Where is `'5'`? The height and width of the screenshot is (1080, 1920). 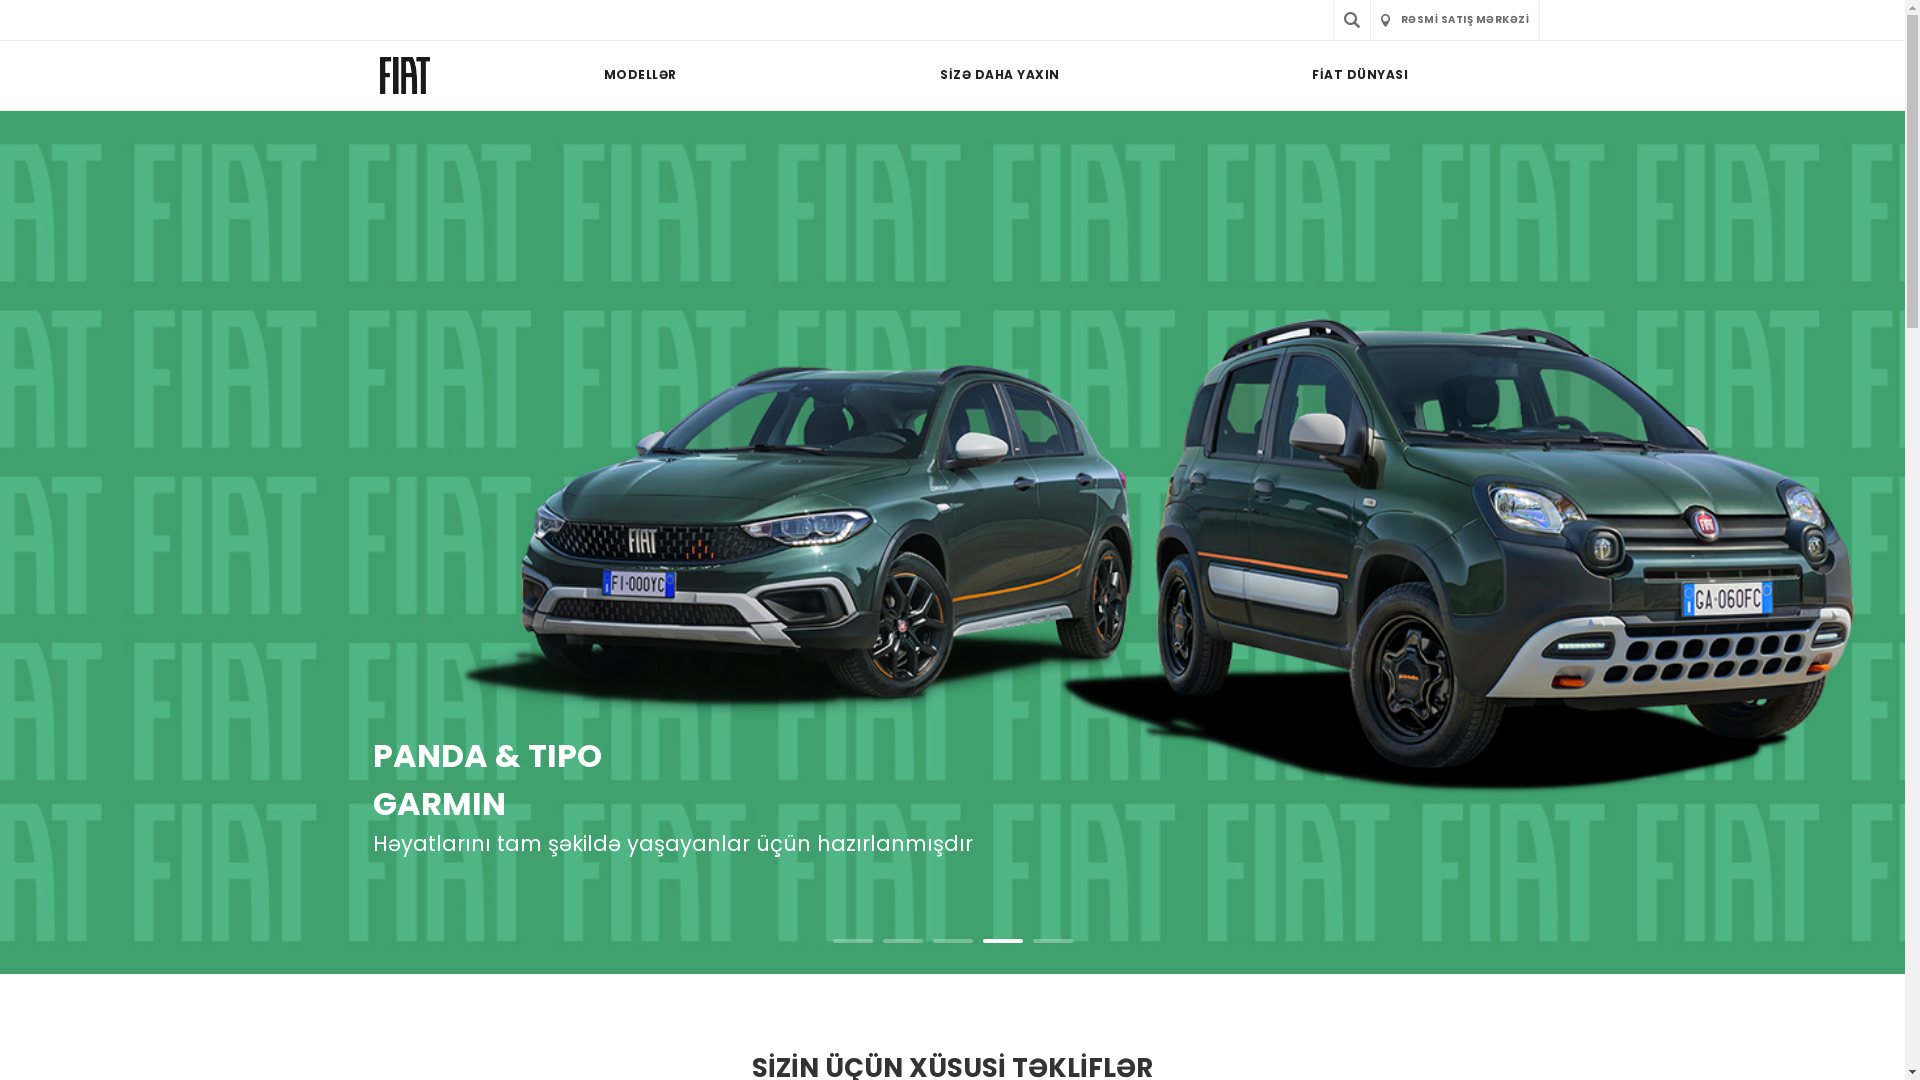
'5' is located at coordinates (1032, 942).